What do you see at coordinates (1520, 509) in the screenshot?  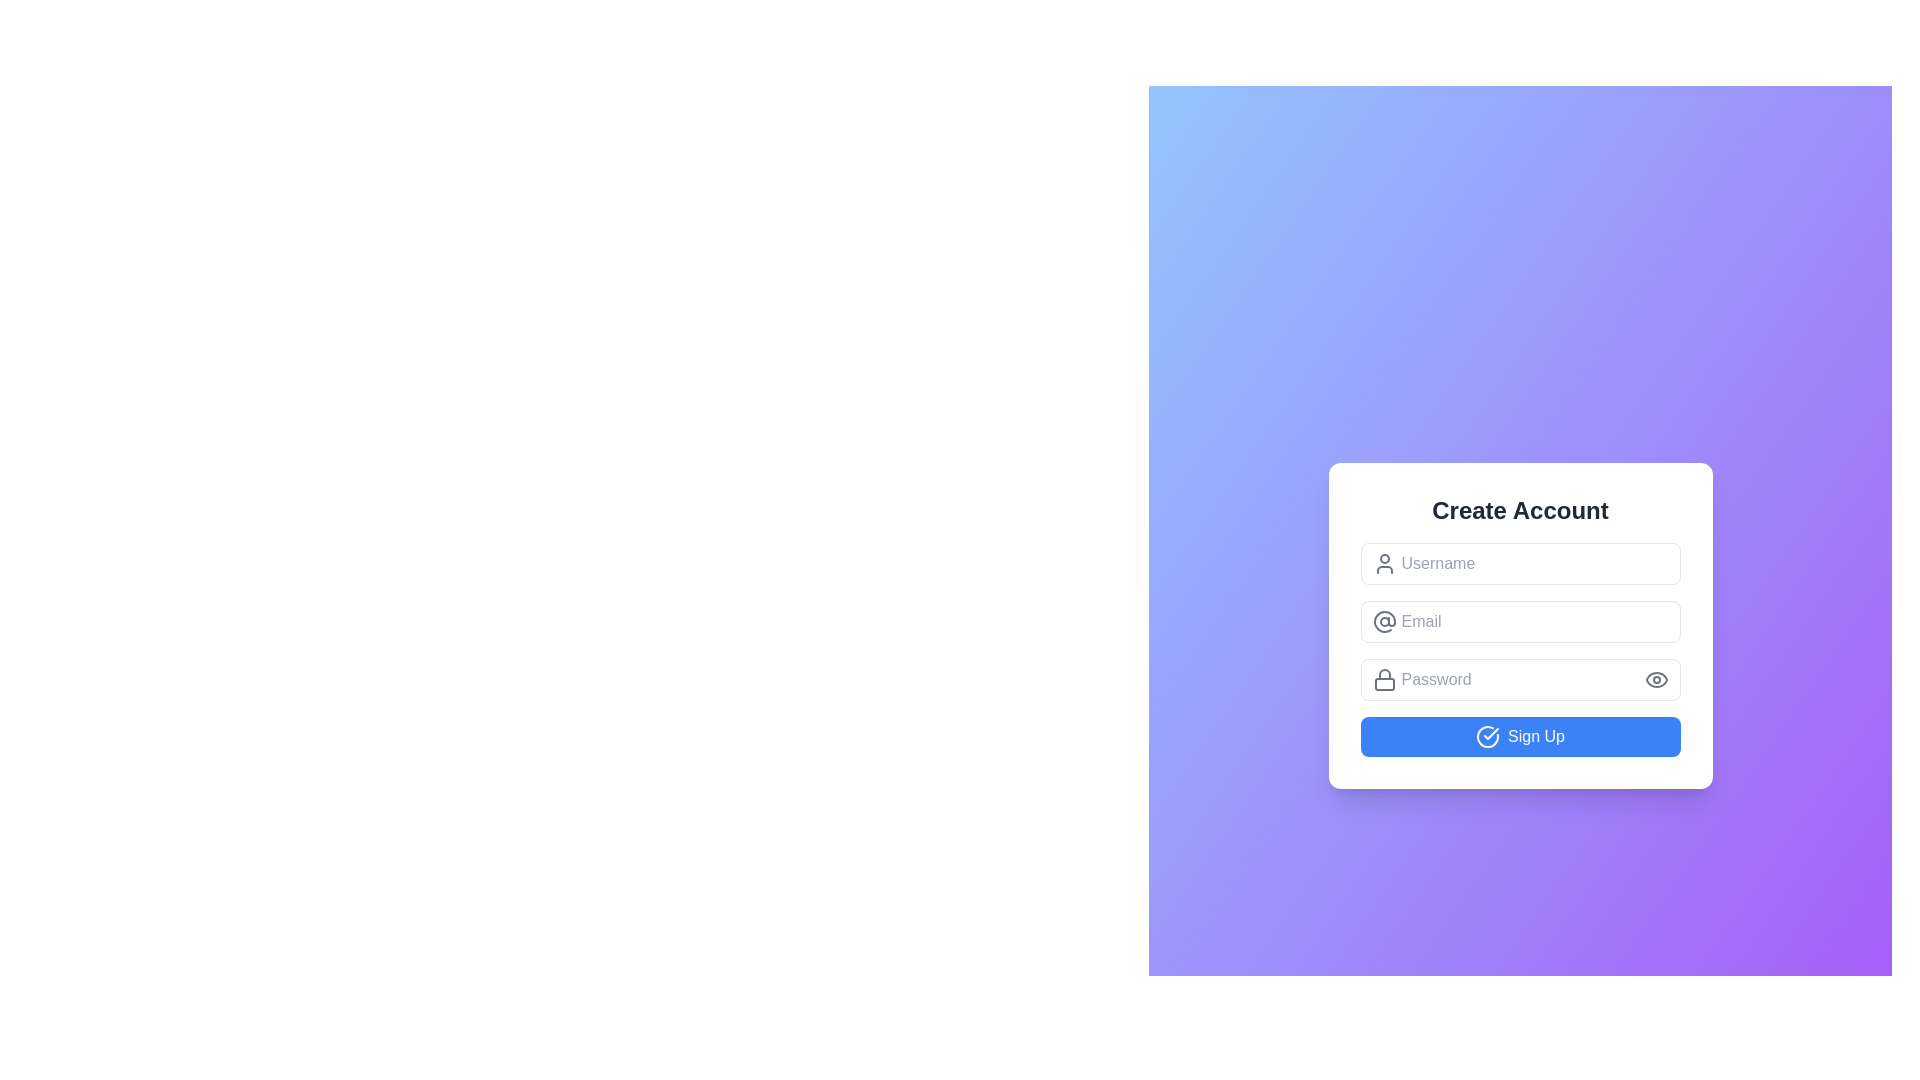 I see `title text that indicates the purpose of the account creation form, located at the top of the interface and centered horizontally` at bounding box center [1520, 509].